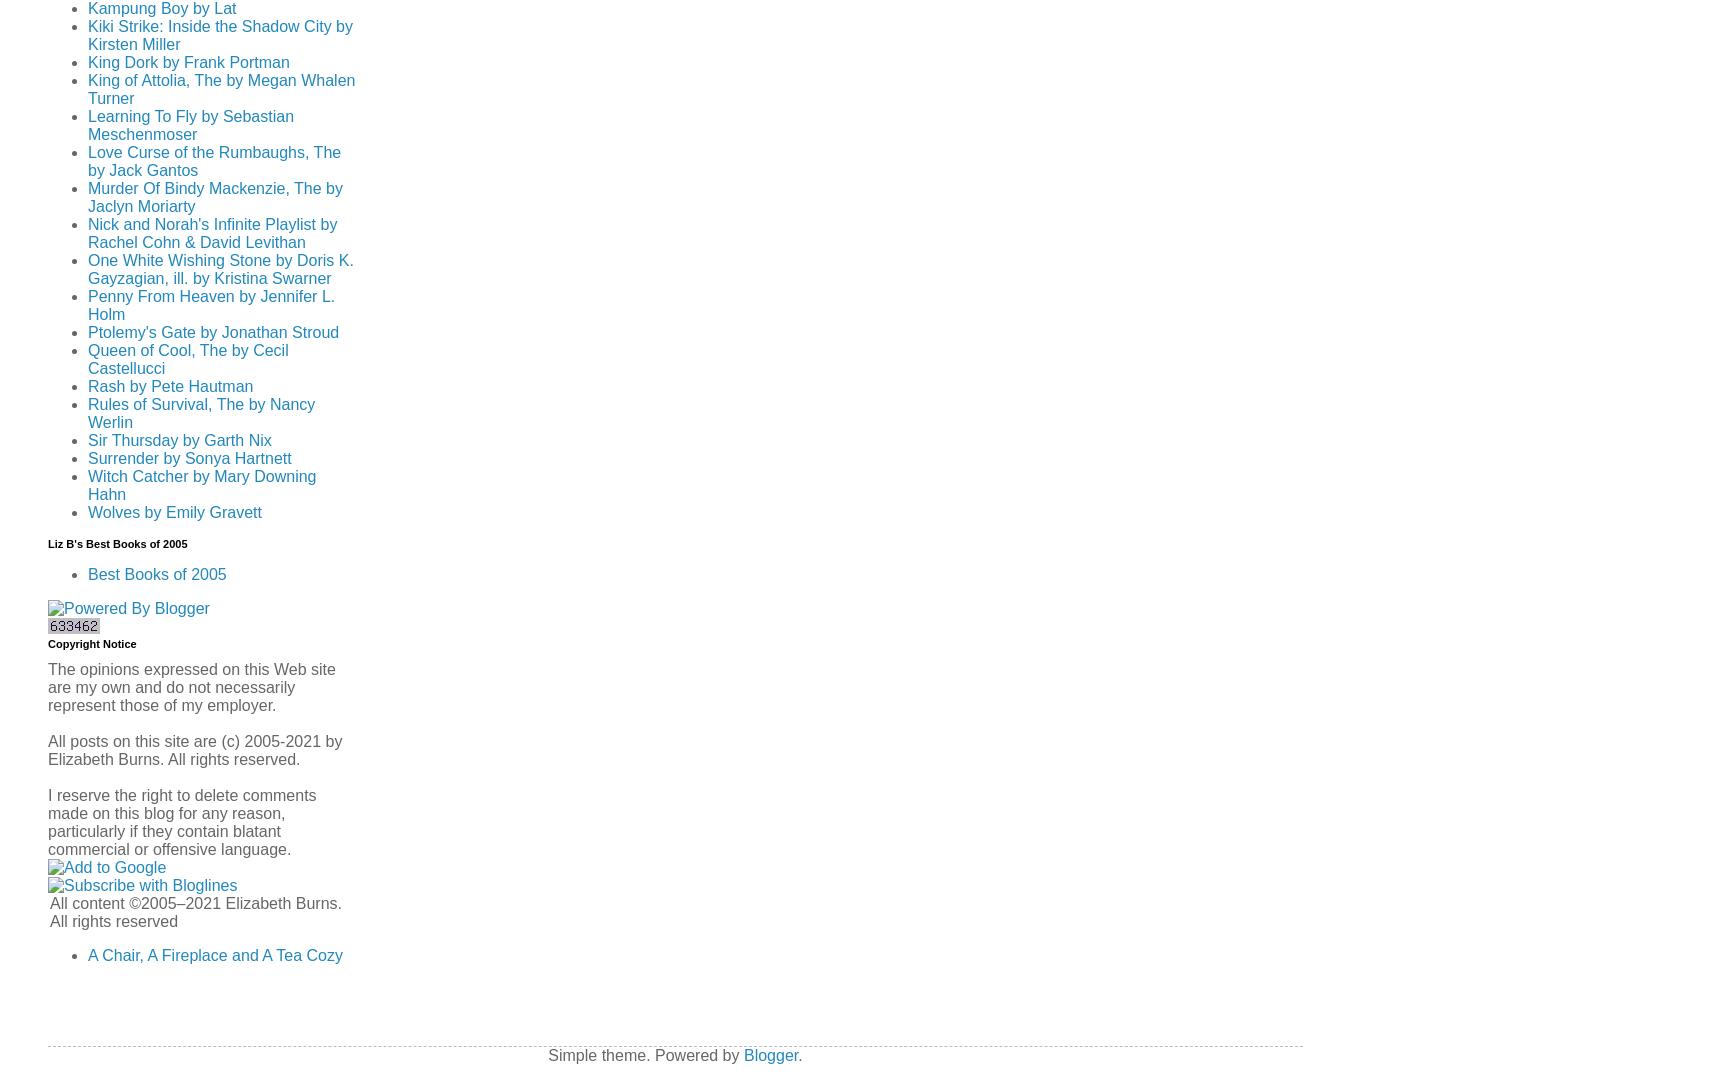 The width and height of the screenshot is (1709, 1076). I want to click on 'Learning To Fly by Sebastian Meschenmoser', so click(87, 124).